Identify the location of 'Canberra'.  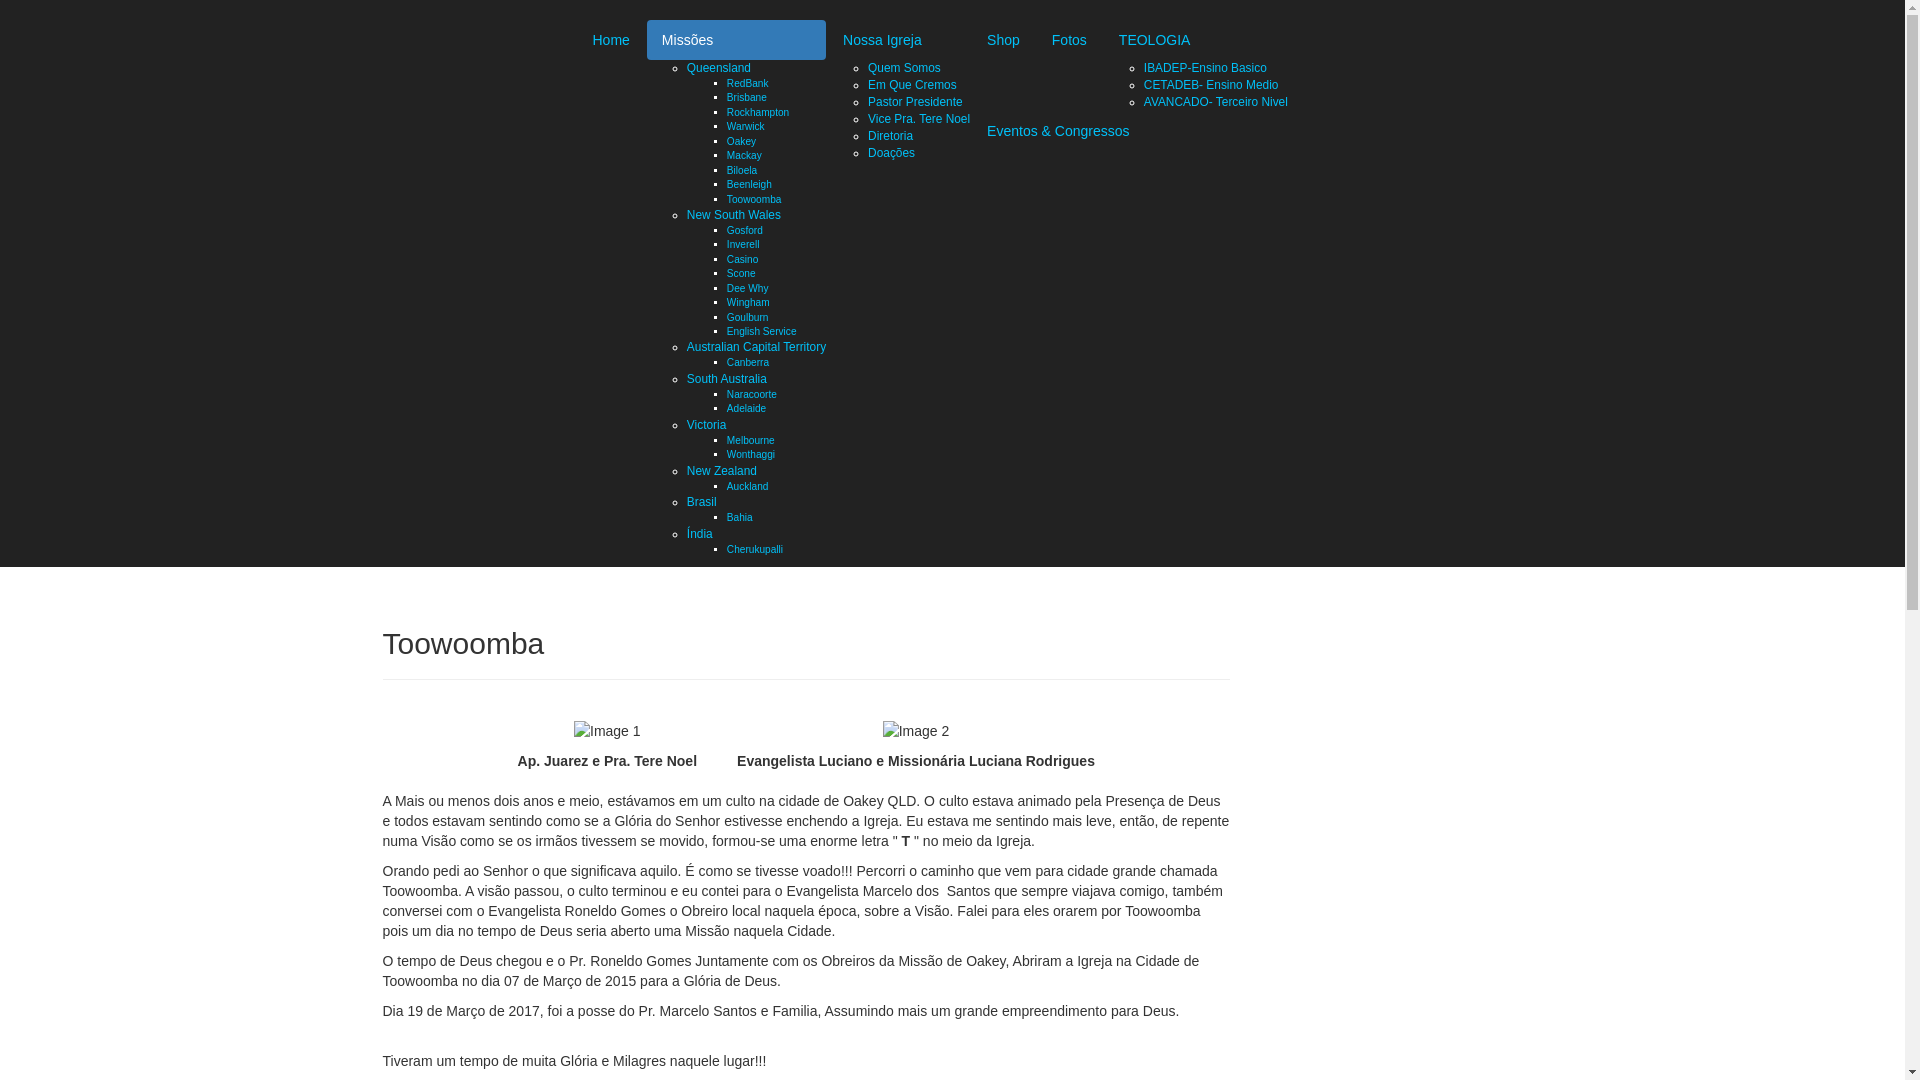
(747, 362).